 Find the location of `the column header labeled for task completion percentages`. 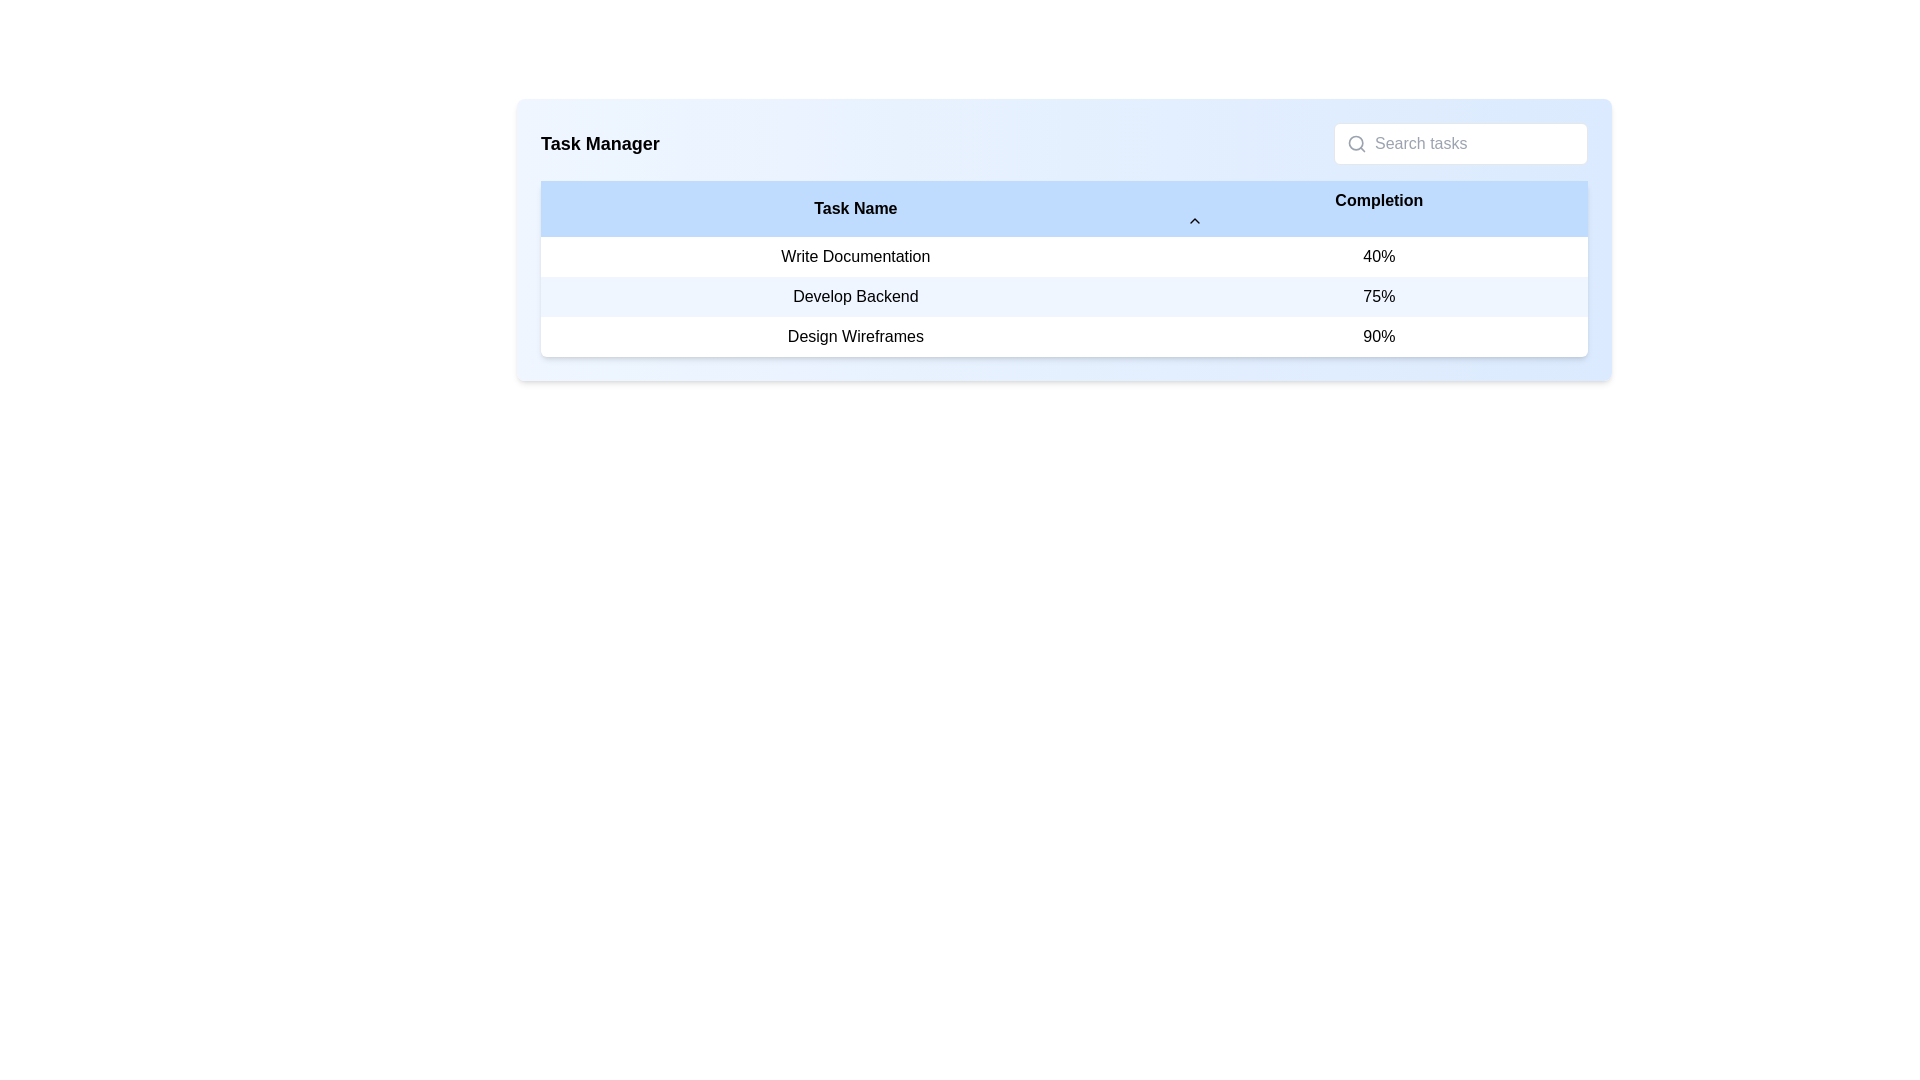

the column header labeled for task completion percentages is located at coordinates (1377, 208).